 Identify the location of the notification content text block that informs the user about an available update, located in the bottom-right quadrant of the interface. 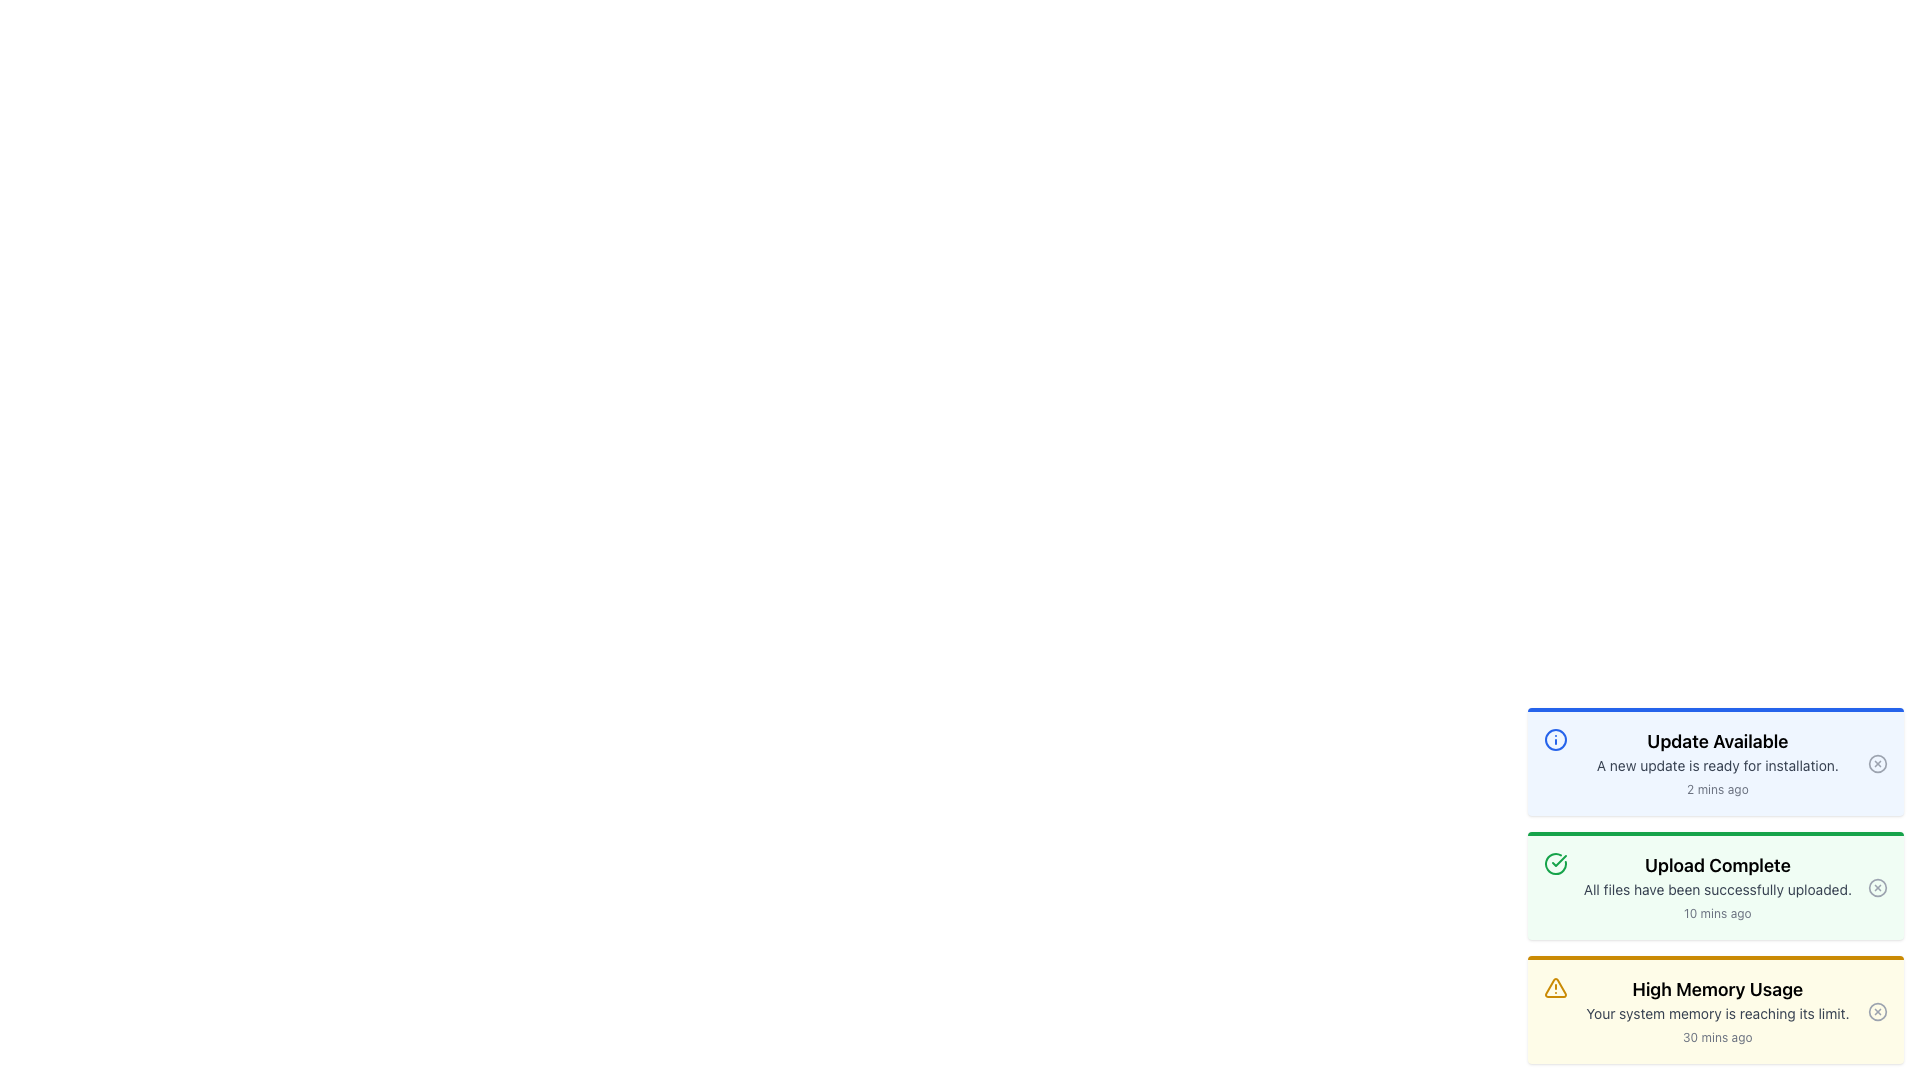
(1716, 763).